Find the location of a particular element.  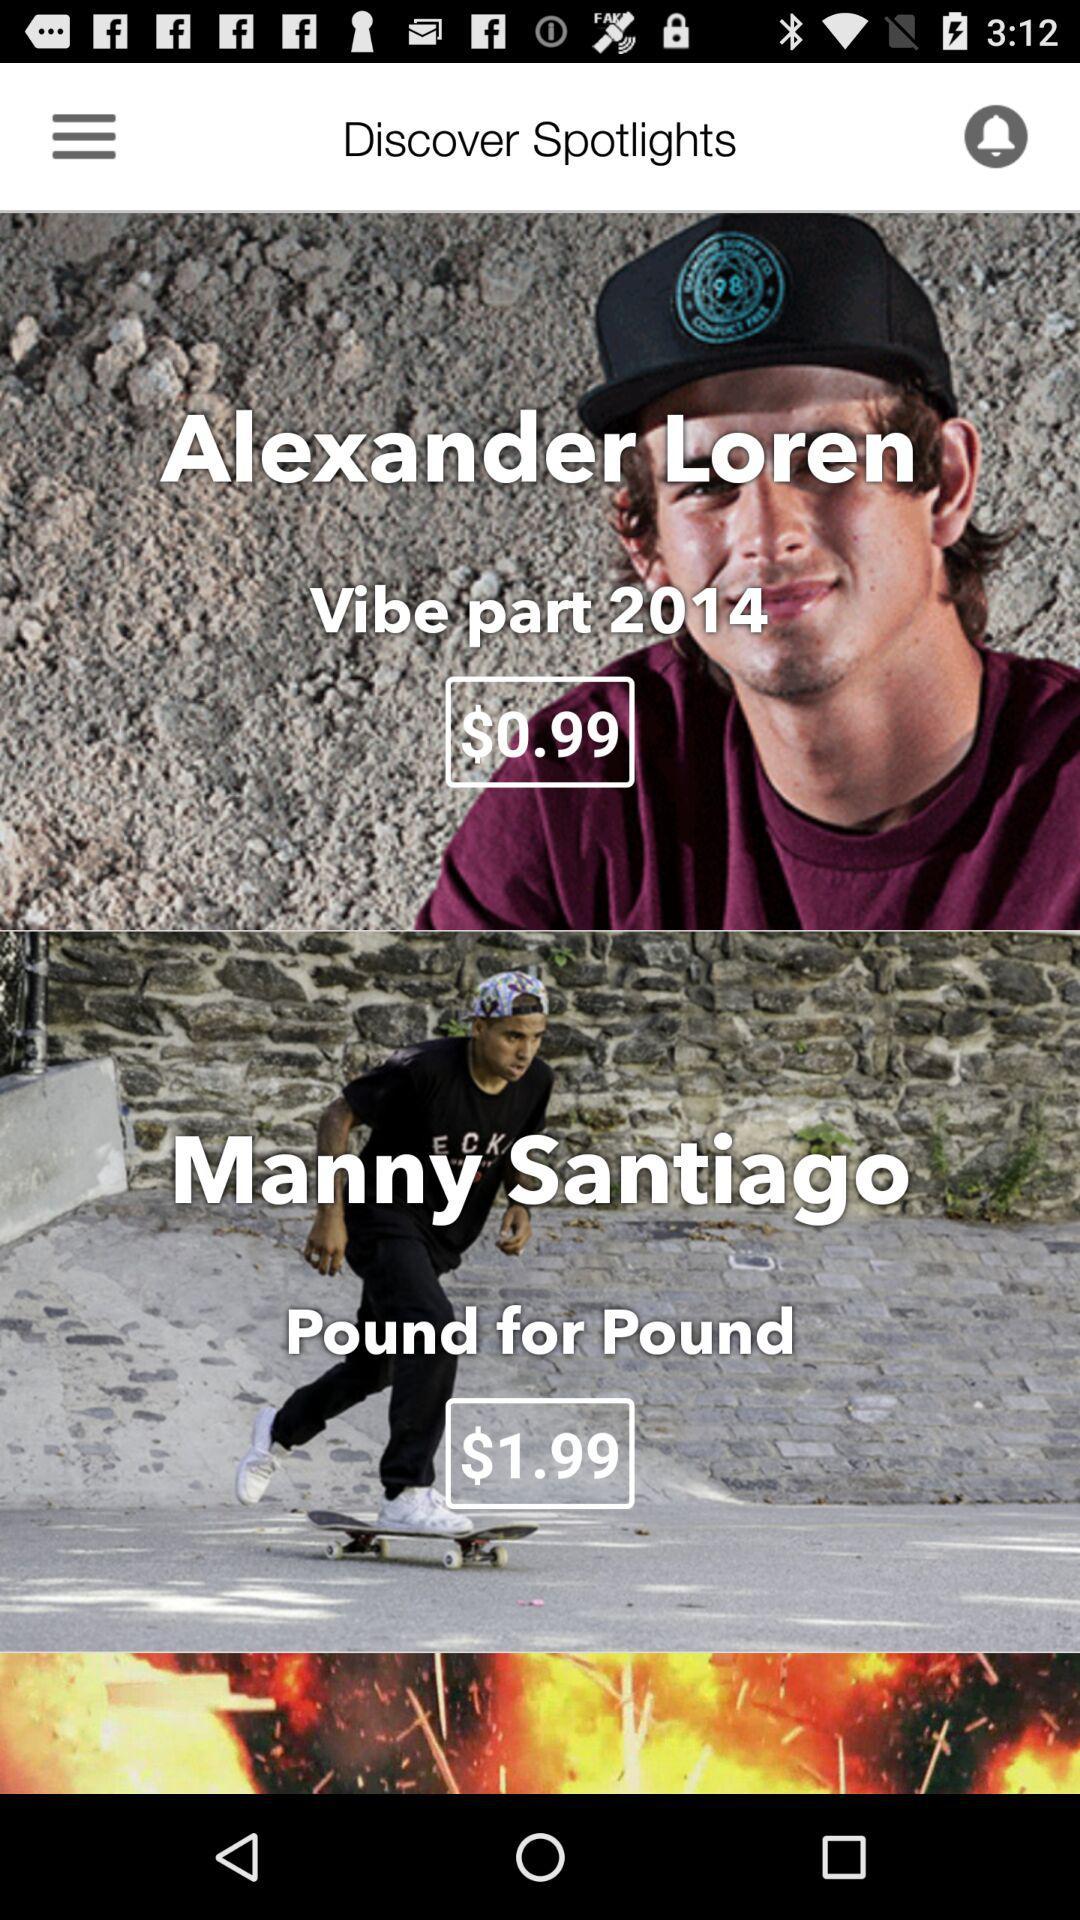

vibe part 2014 app is located at coordinates (540, 608).